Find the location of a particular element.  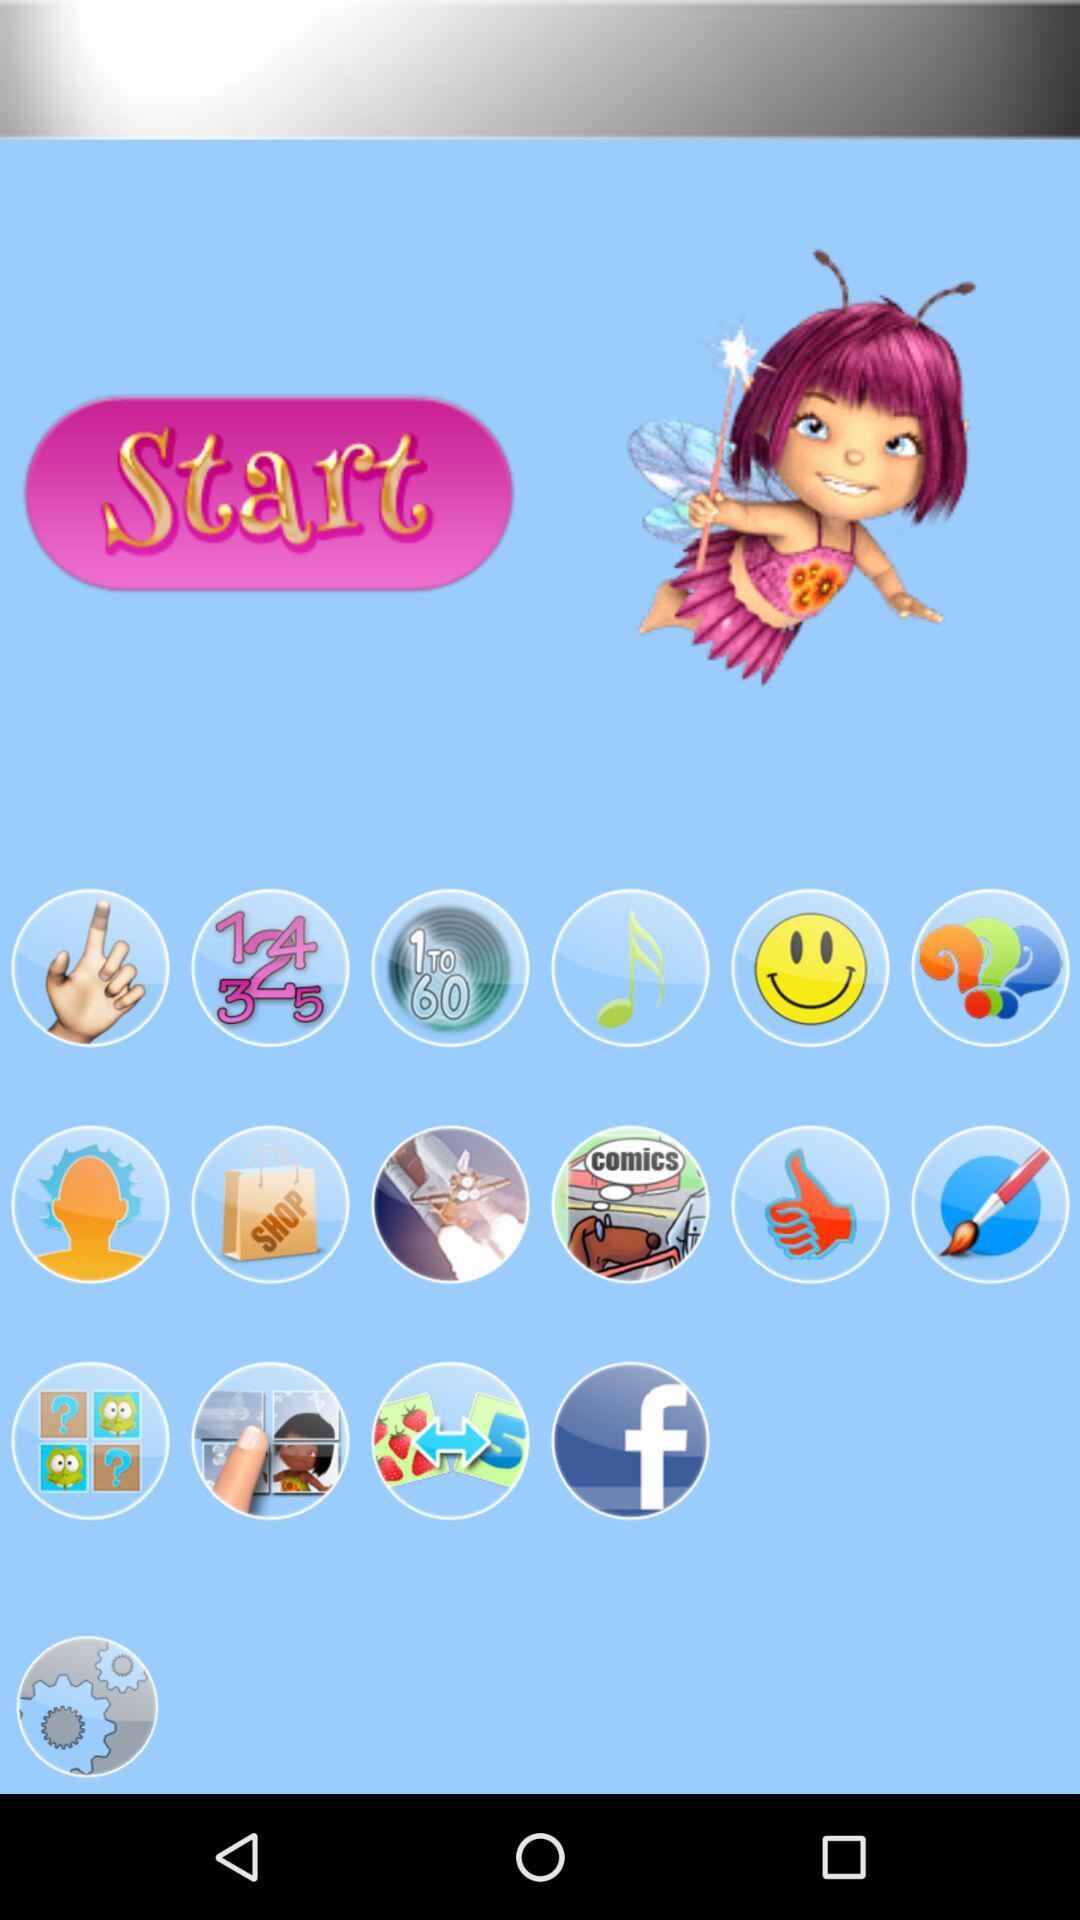

thumps up icon is located at coordinates (810, 1203).